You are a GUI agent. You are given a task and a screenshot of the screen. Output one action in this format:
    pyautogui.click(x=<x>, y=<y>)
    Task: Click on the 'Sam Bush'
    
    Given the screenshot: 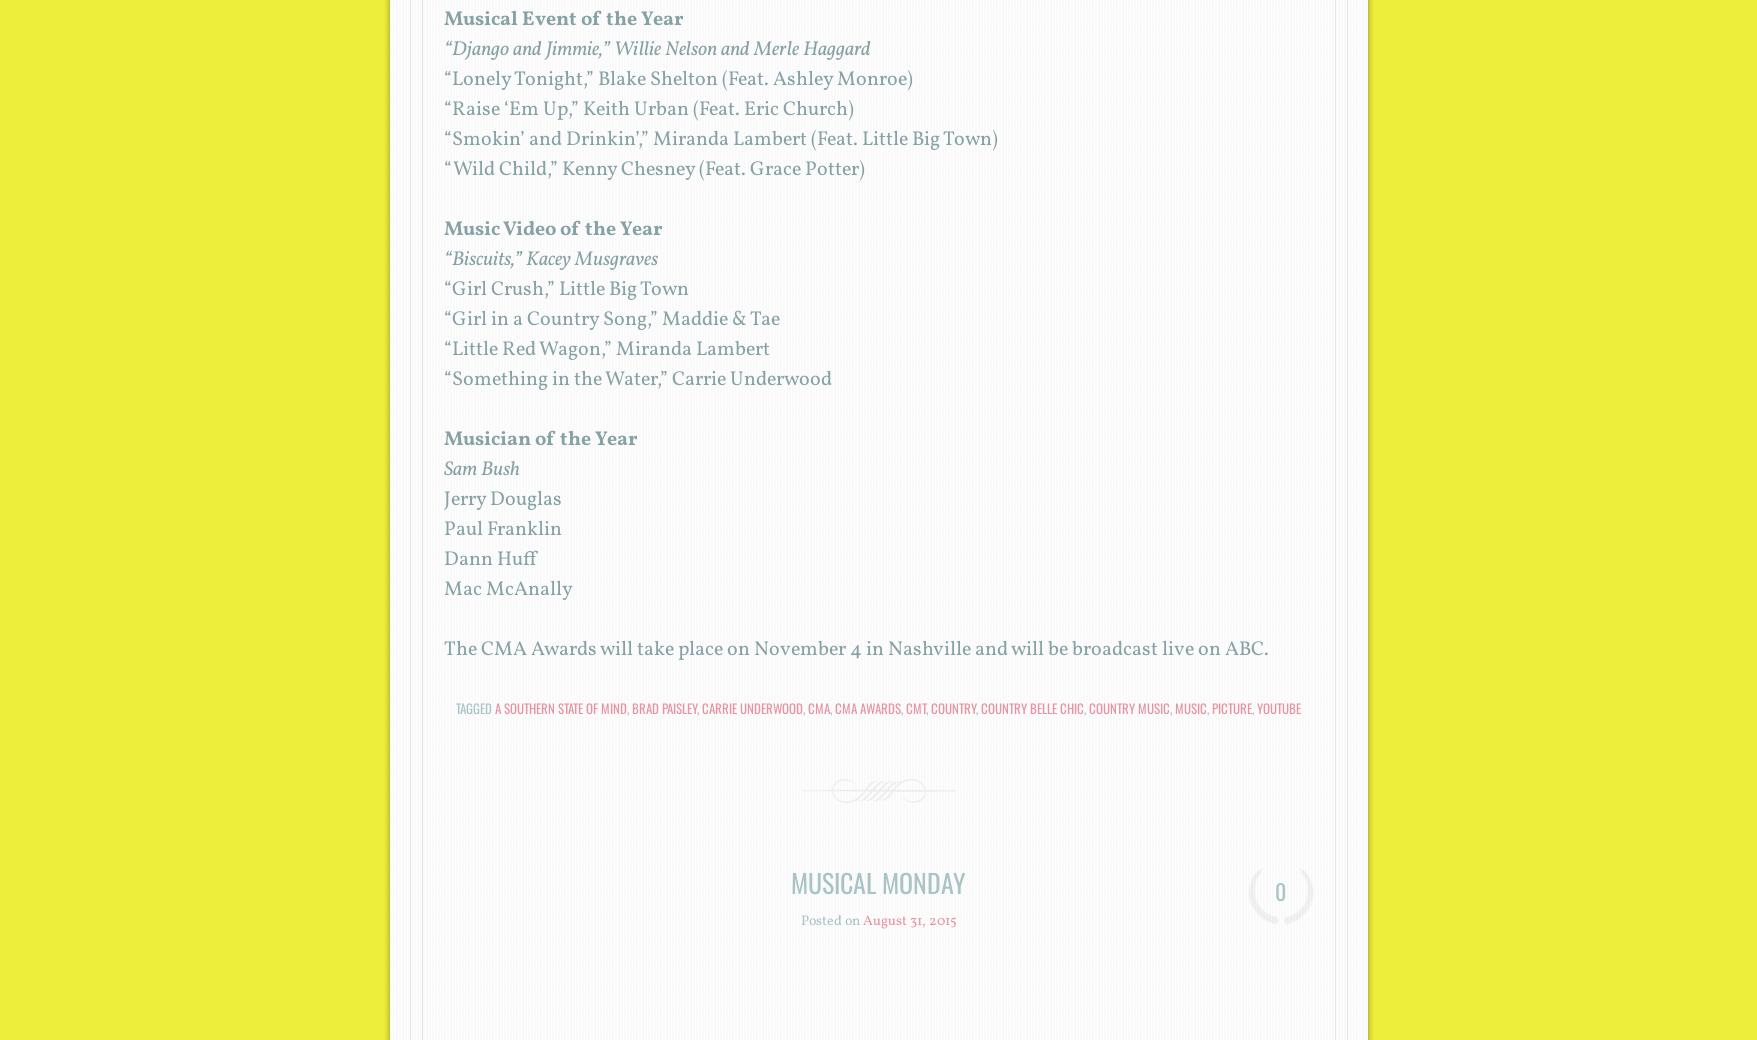 What is the action you would take?
    pyautogui.click(x=441, y=469)
    